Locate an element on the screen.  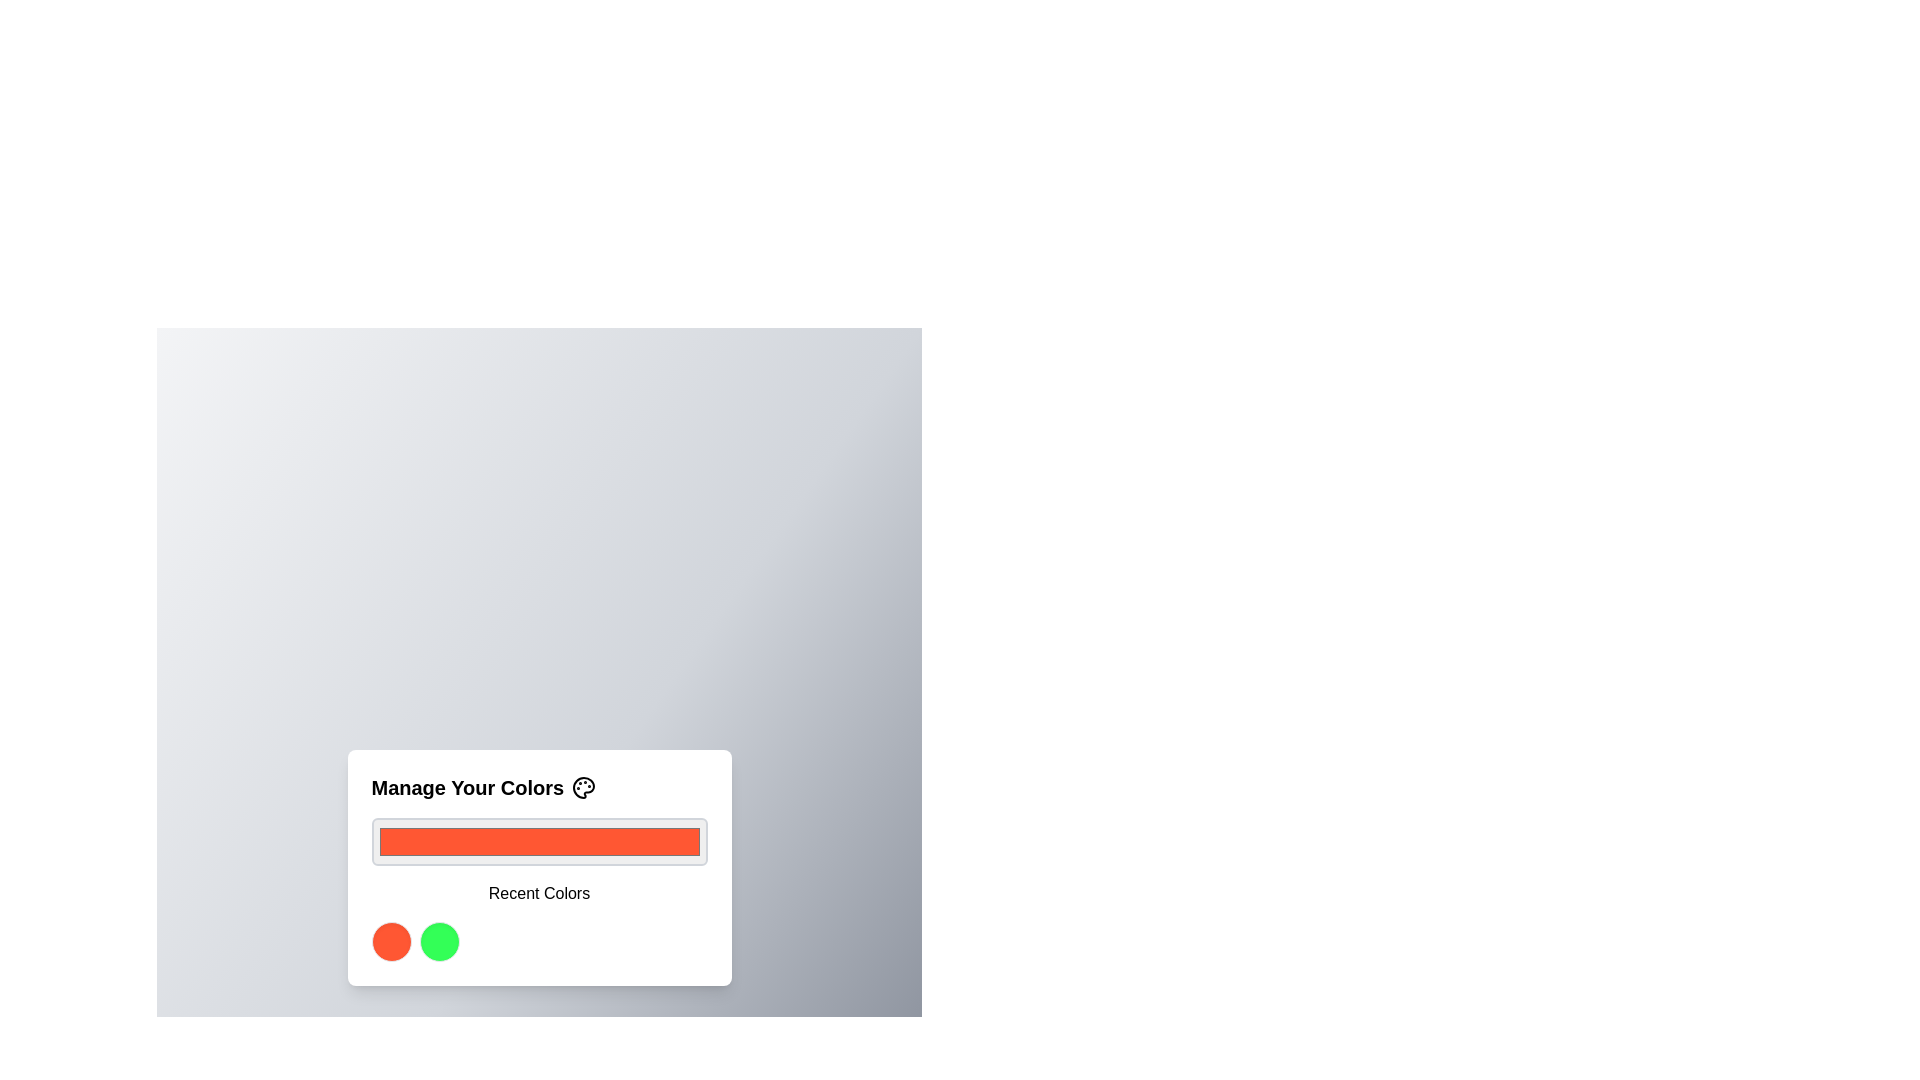
the Color picker widget located below the header text 'Manage Your Colors' and above the label 'Recent Colors' is located at coordinates (539, 866).